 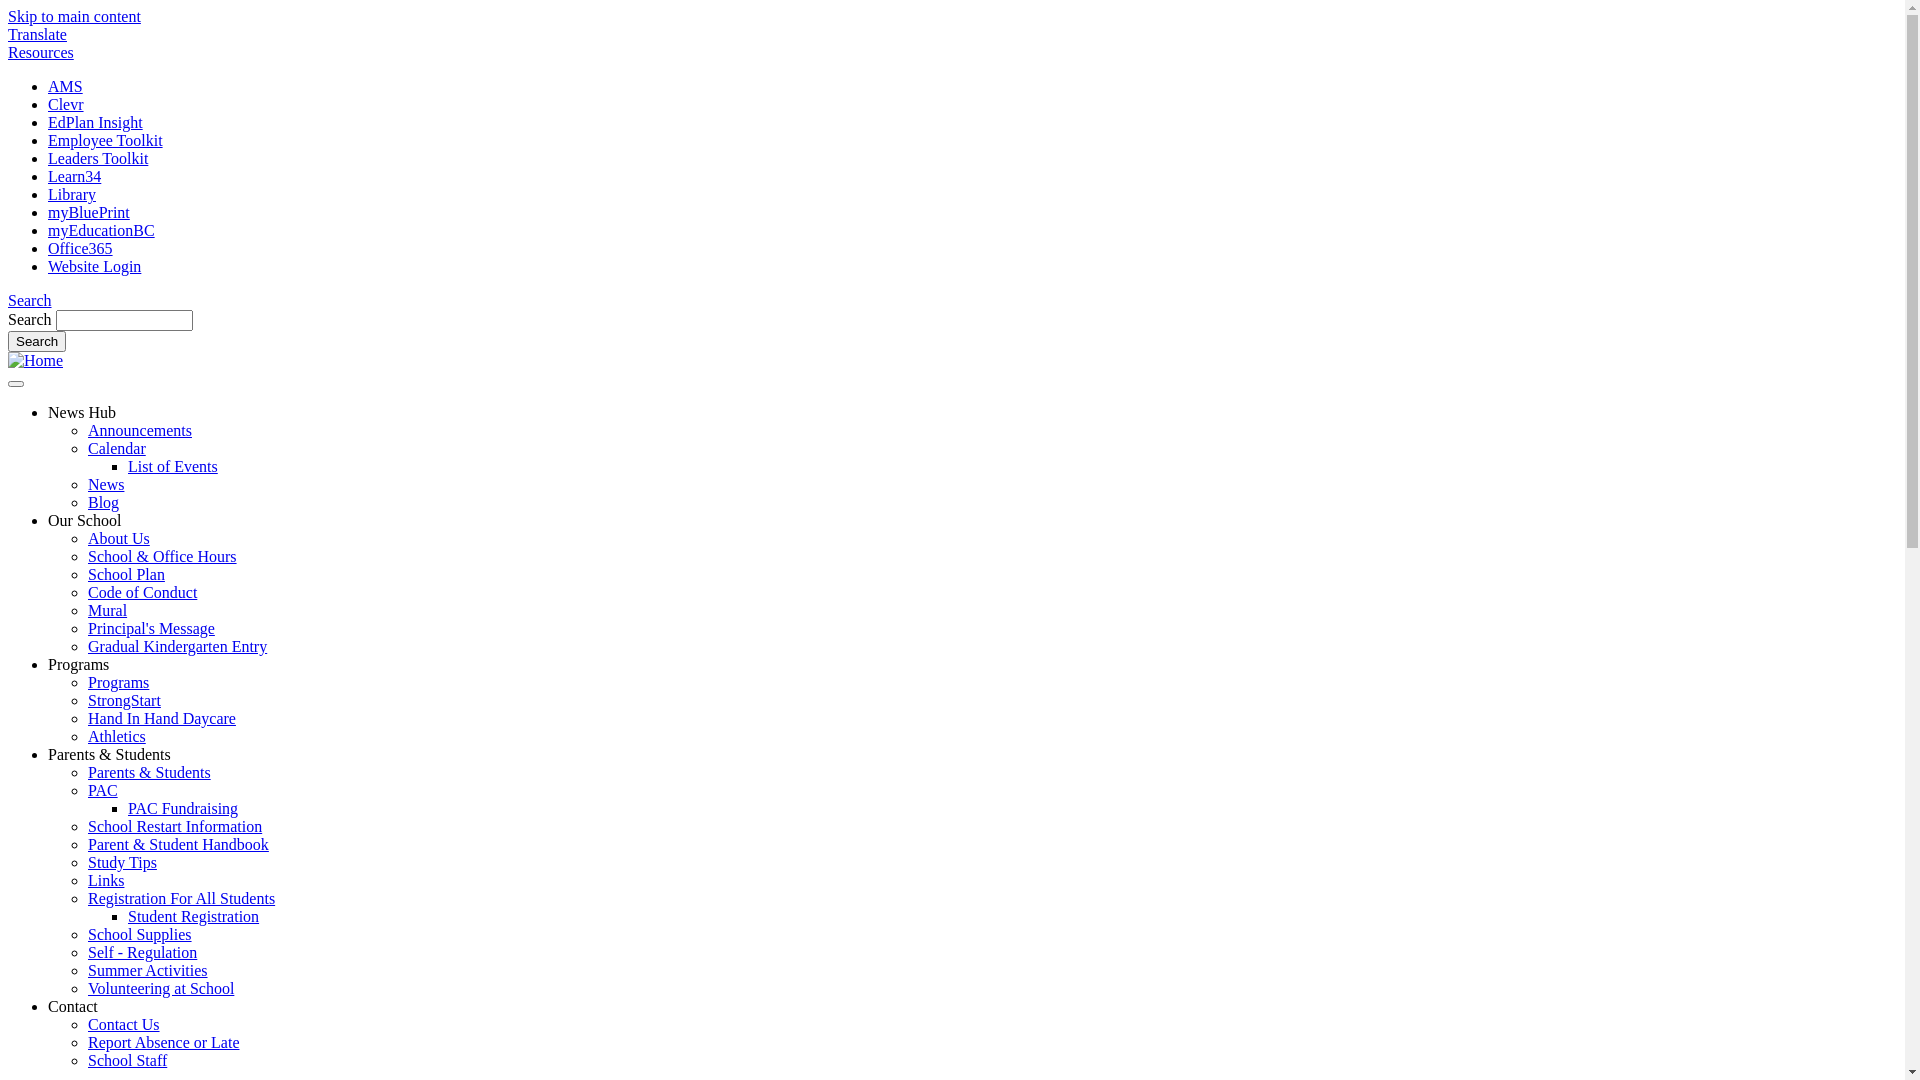 I want to click on 'School Plan', so click(x=125, y=574).